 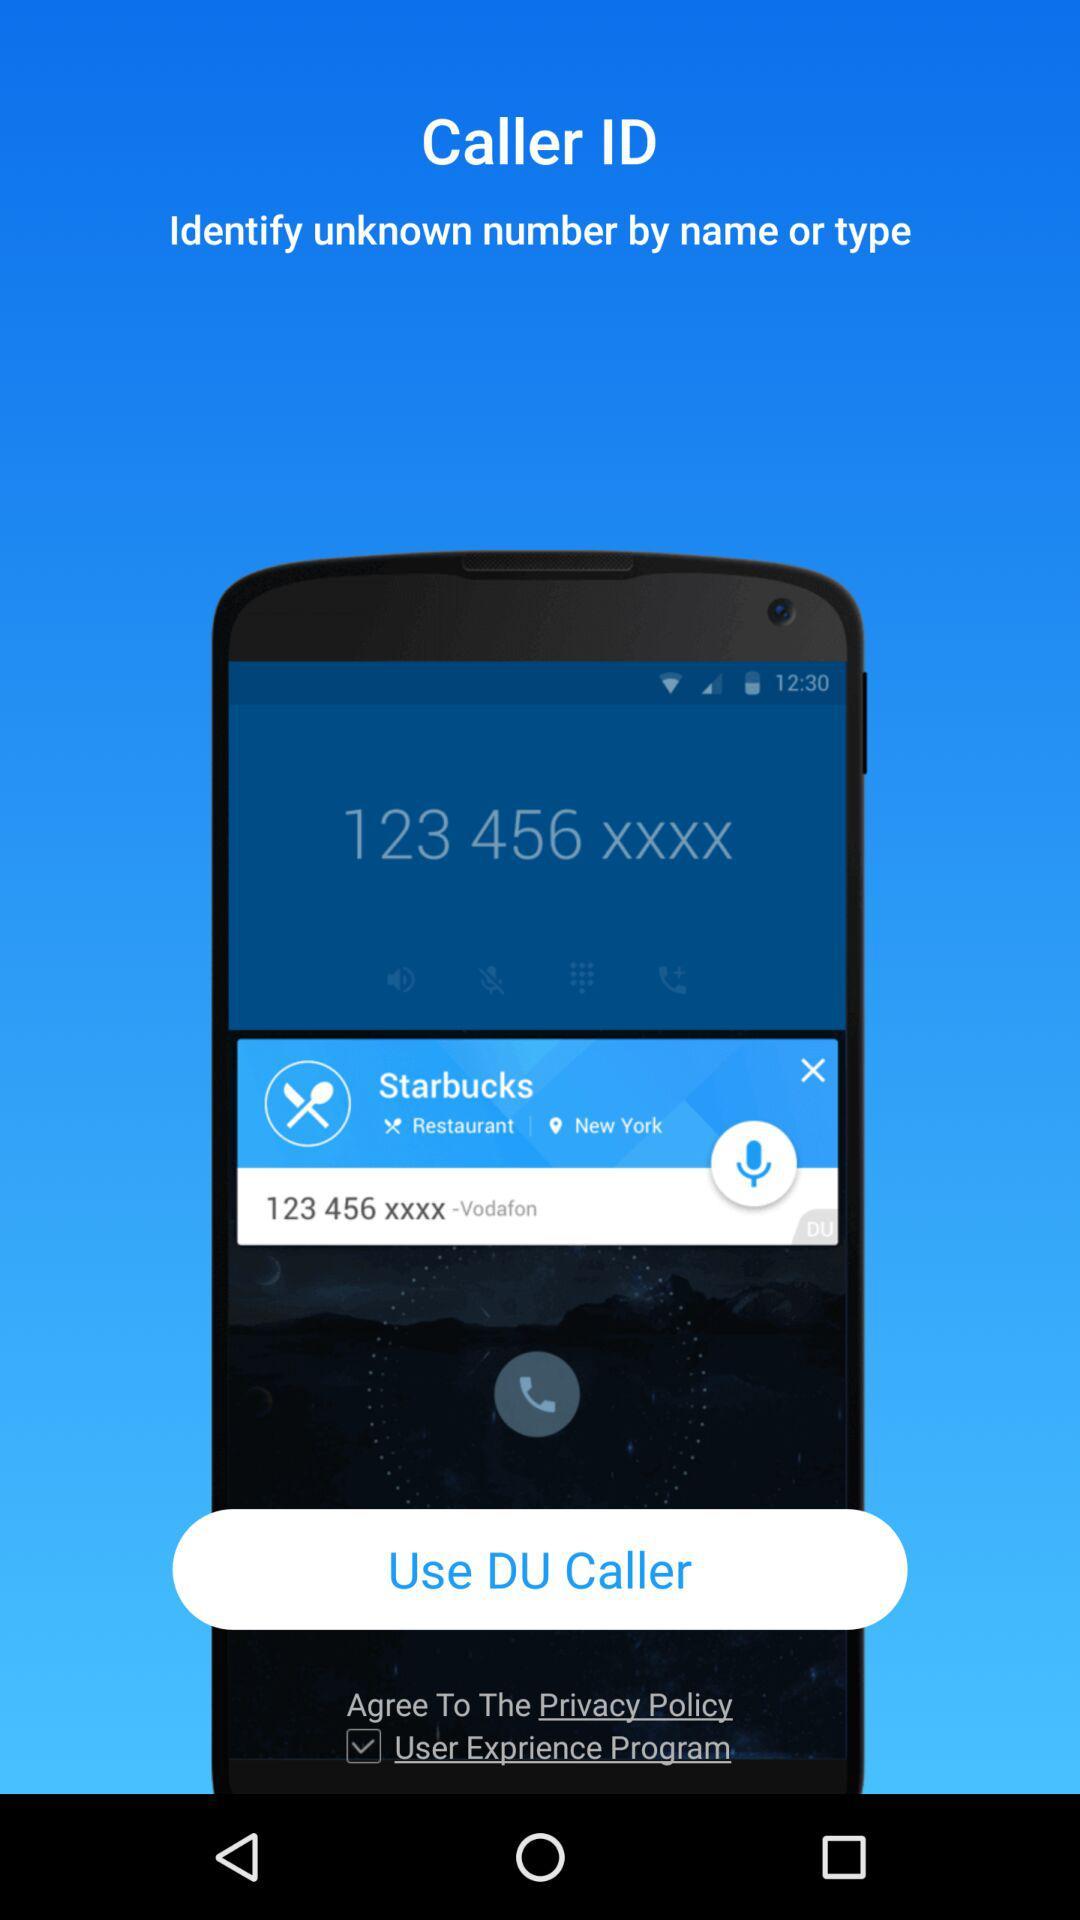 I want to click on the app below agree to the item, so click(x=562, y=1745).